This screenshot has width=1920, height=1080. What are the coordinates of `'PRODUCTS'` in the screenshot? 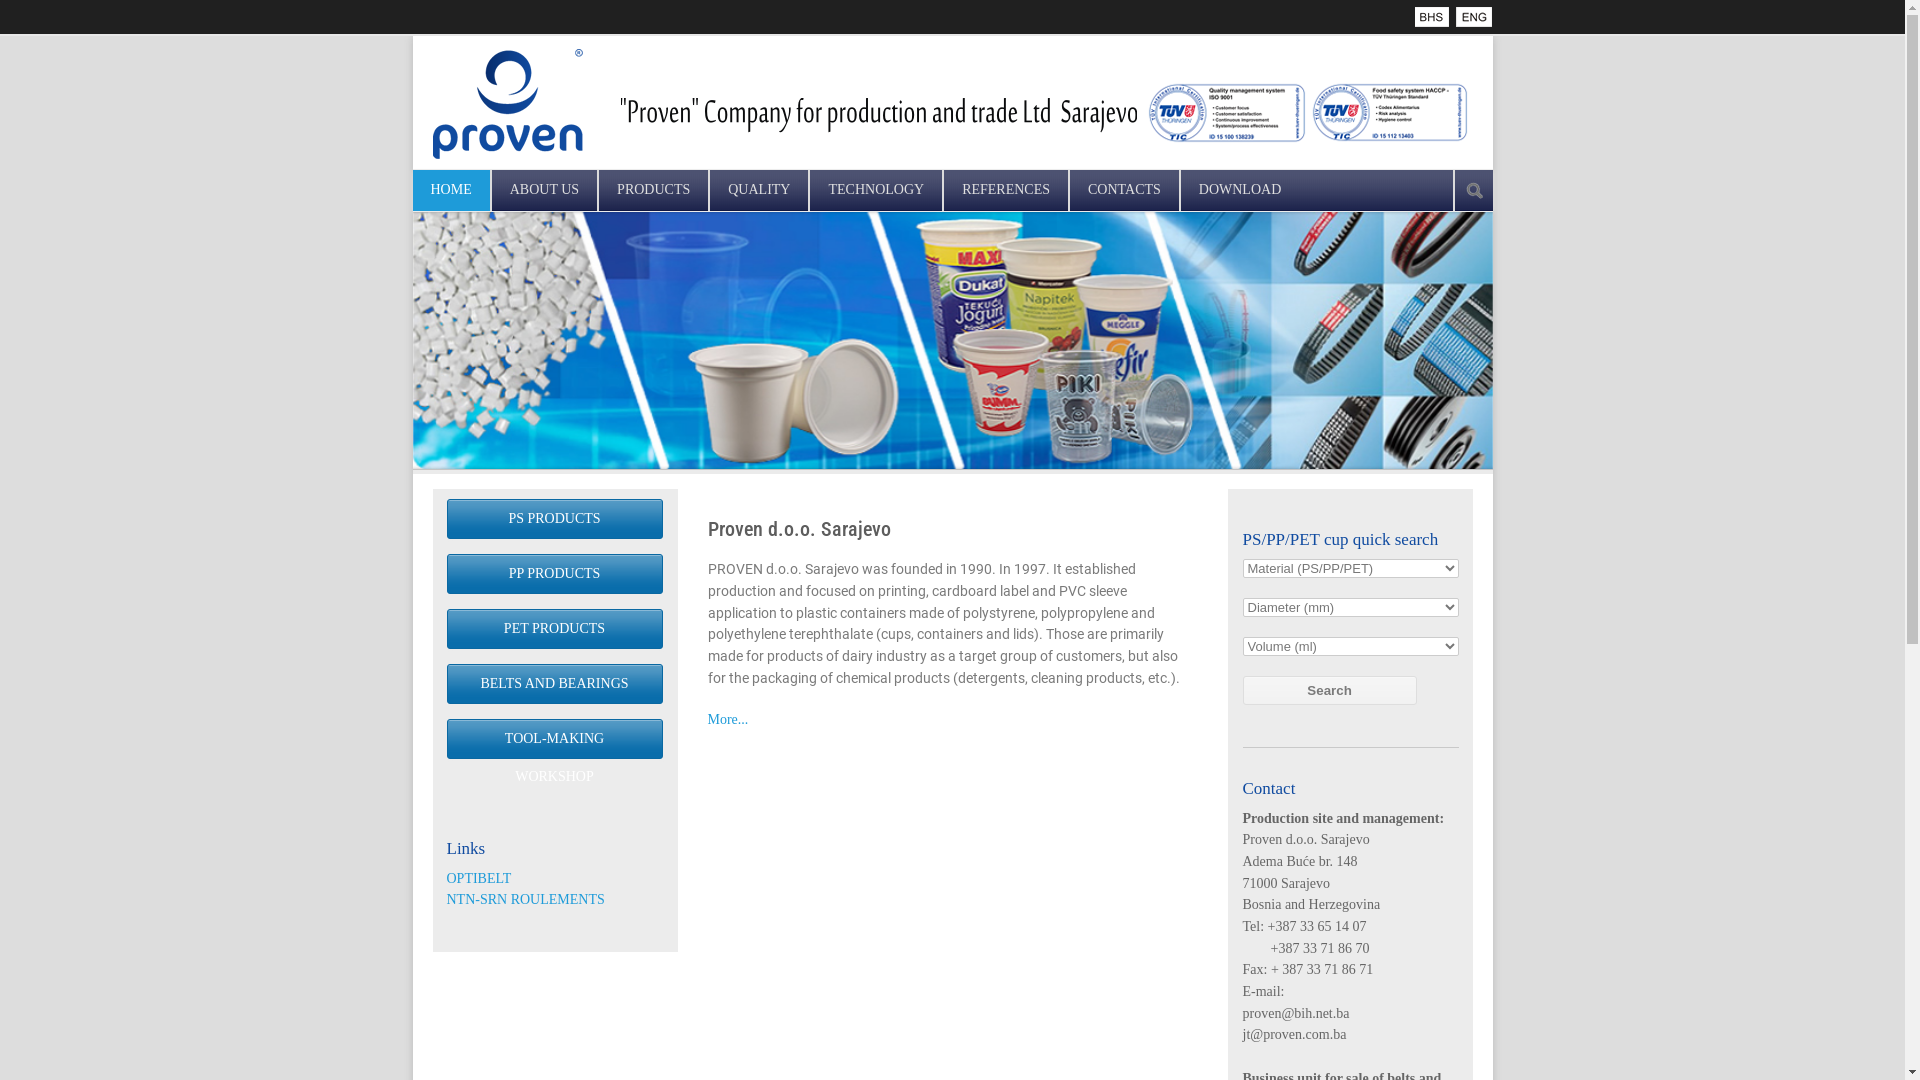 It's located at (653, 190).